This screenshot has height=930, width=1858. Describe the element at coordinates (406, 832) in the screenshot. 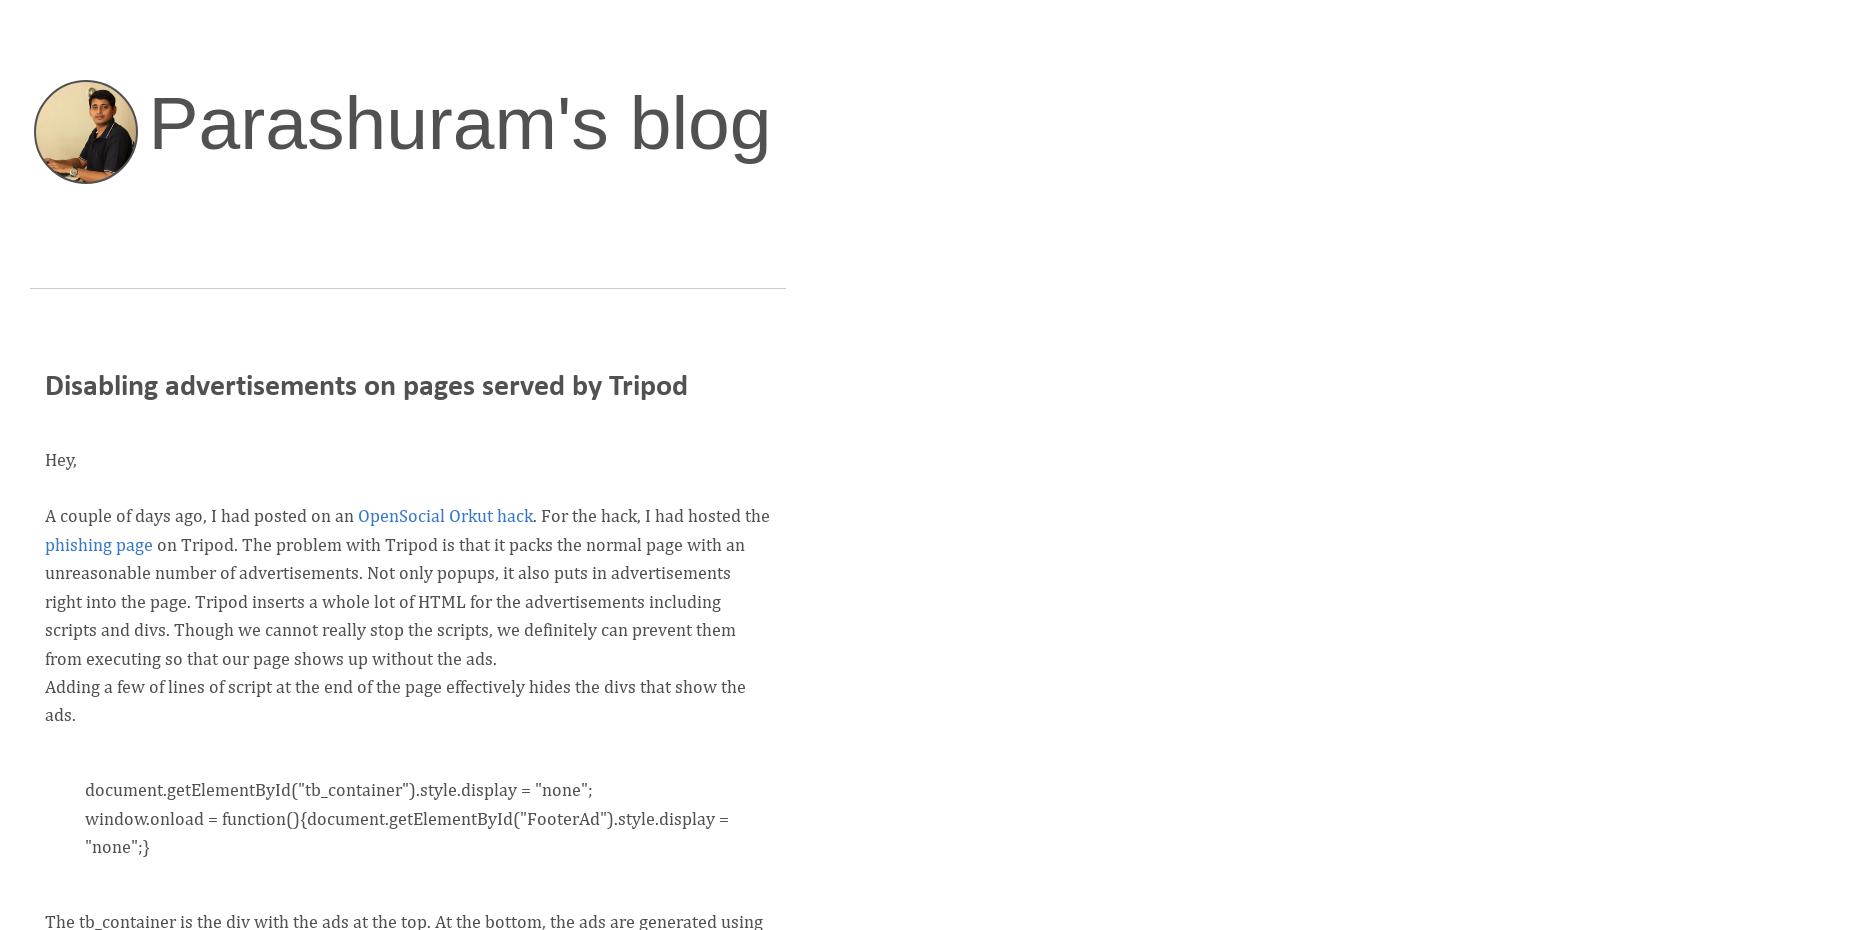

I see `'window.onload = function(){document.getElementById("FooterAd").style.display = "none";}'` at that location.